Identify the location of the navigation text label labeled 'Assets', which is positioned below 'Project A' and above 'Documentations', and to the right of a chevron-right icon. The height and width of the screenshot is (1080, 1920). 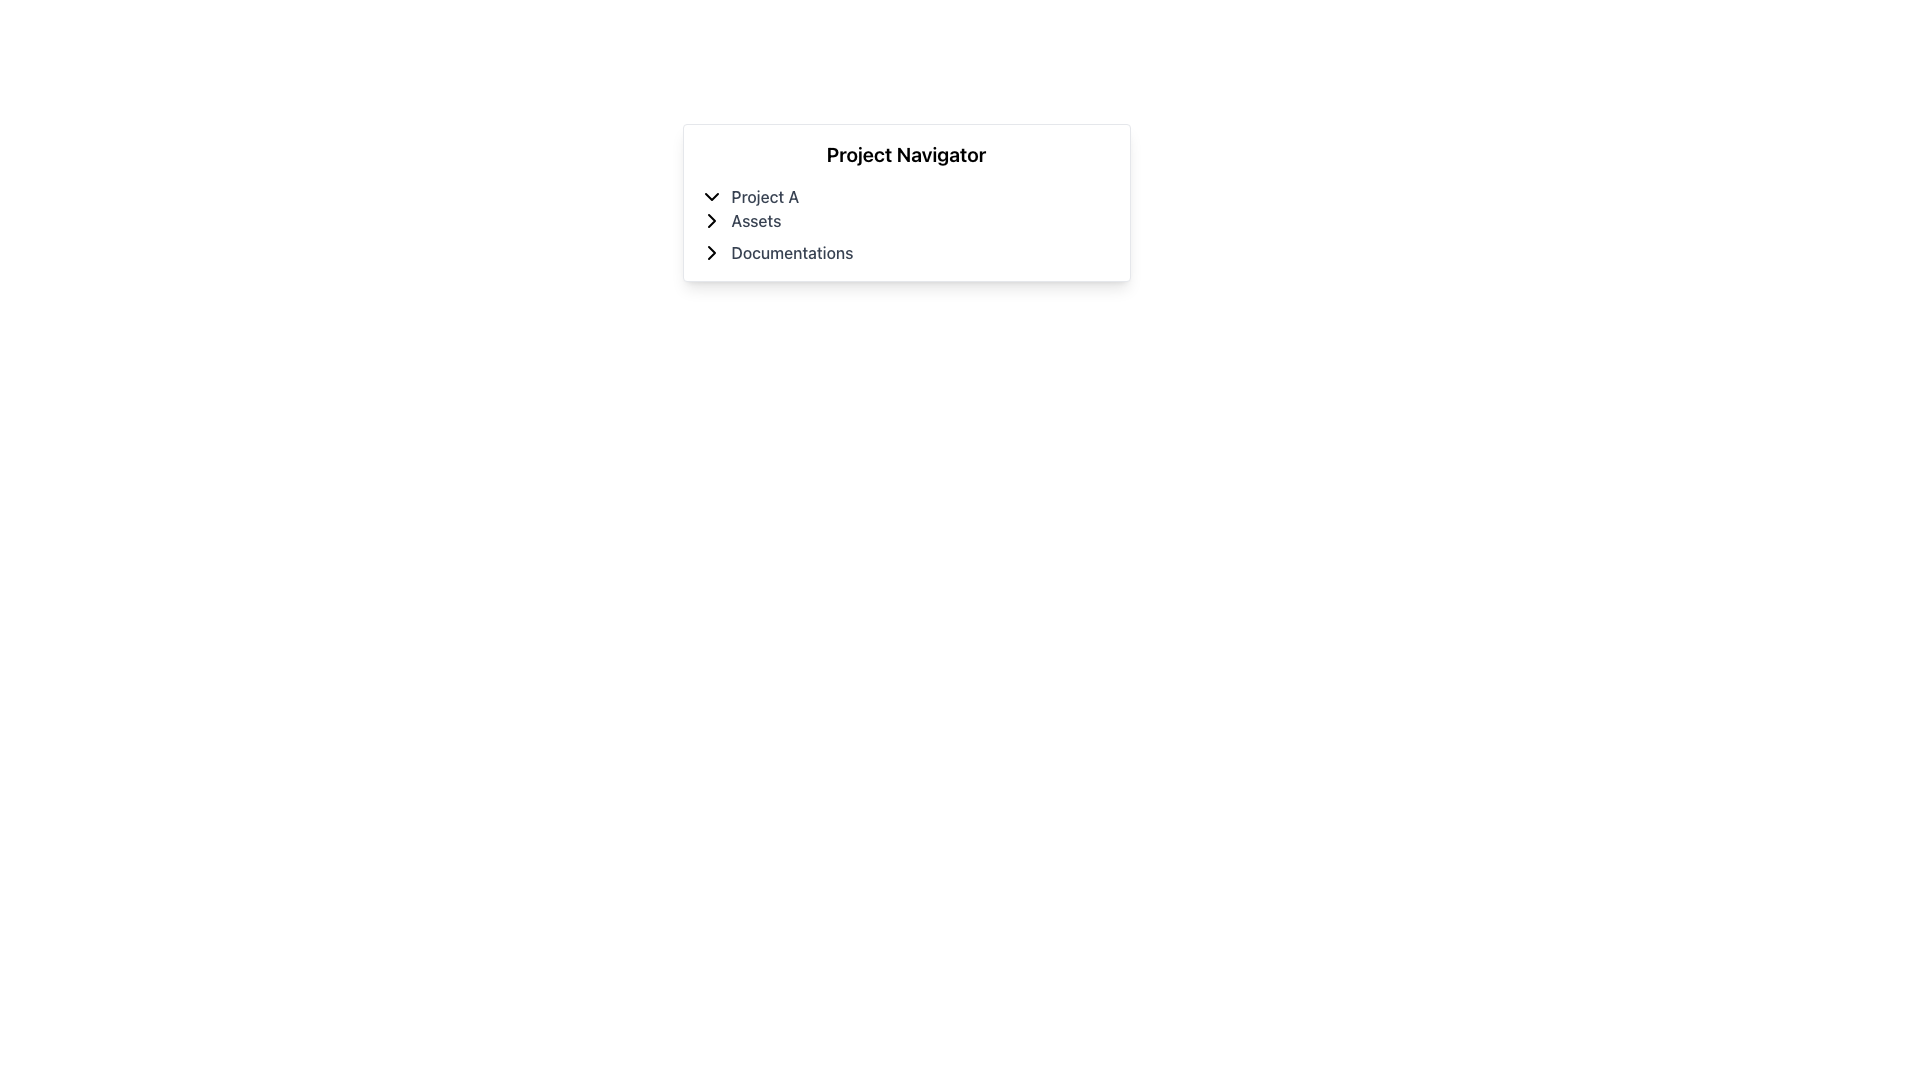
(755, 220).